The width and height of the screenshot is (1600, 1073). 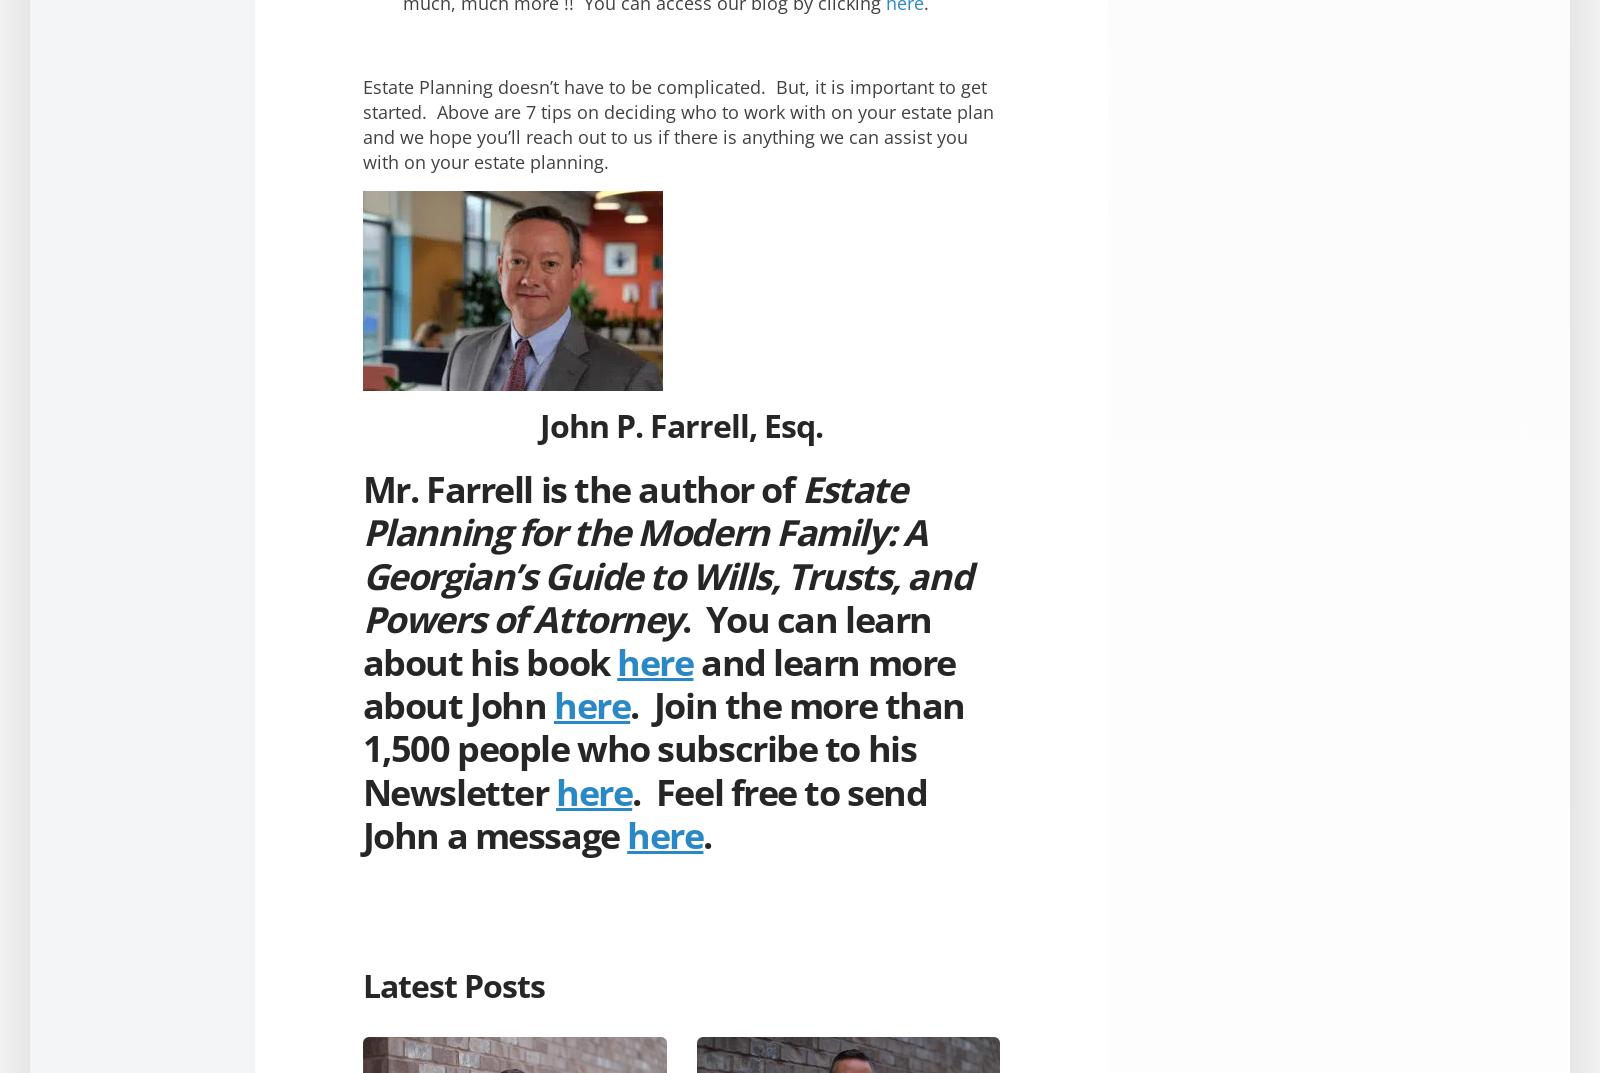 I want to click on 'Mr. Farrell is the author of', so click(x=362, y=488).